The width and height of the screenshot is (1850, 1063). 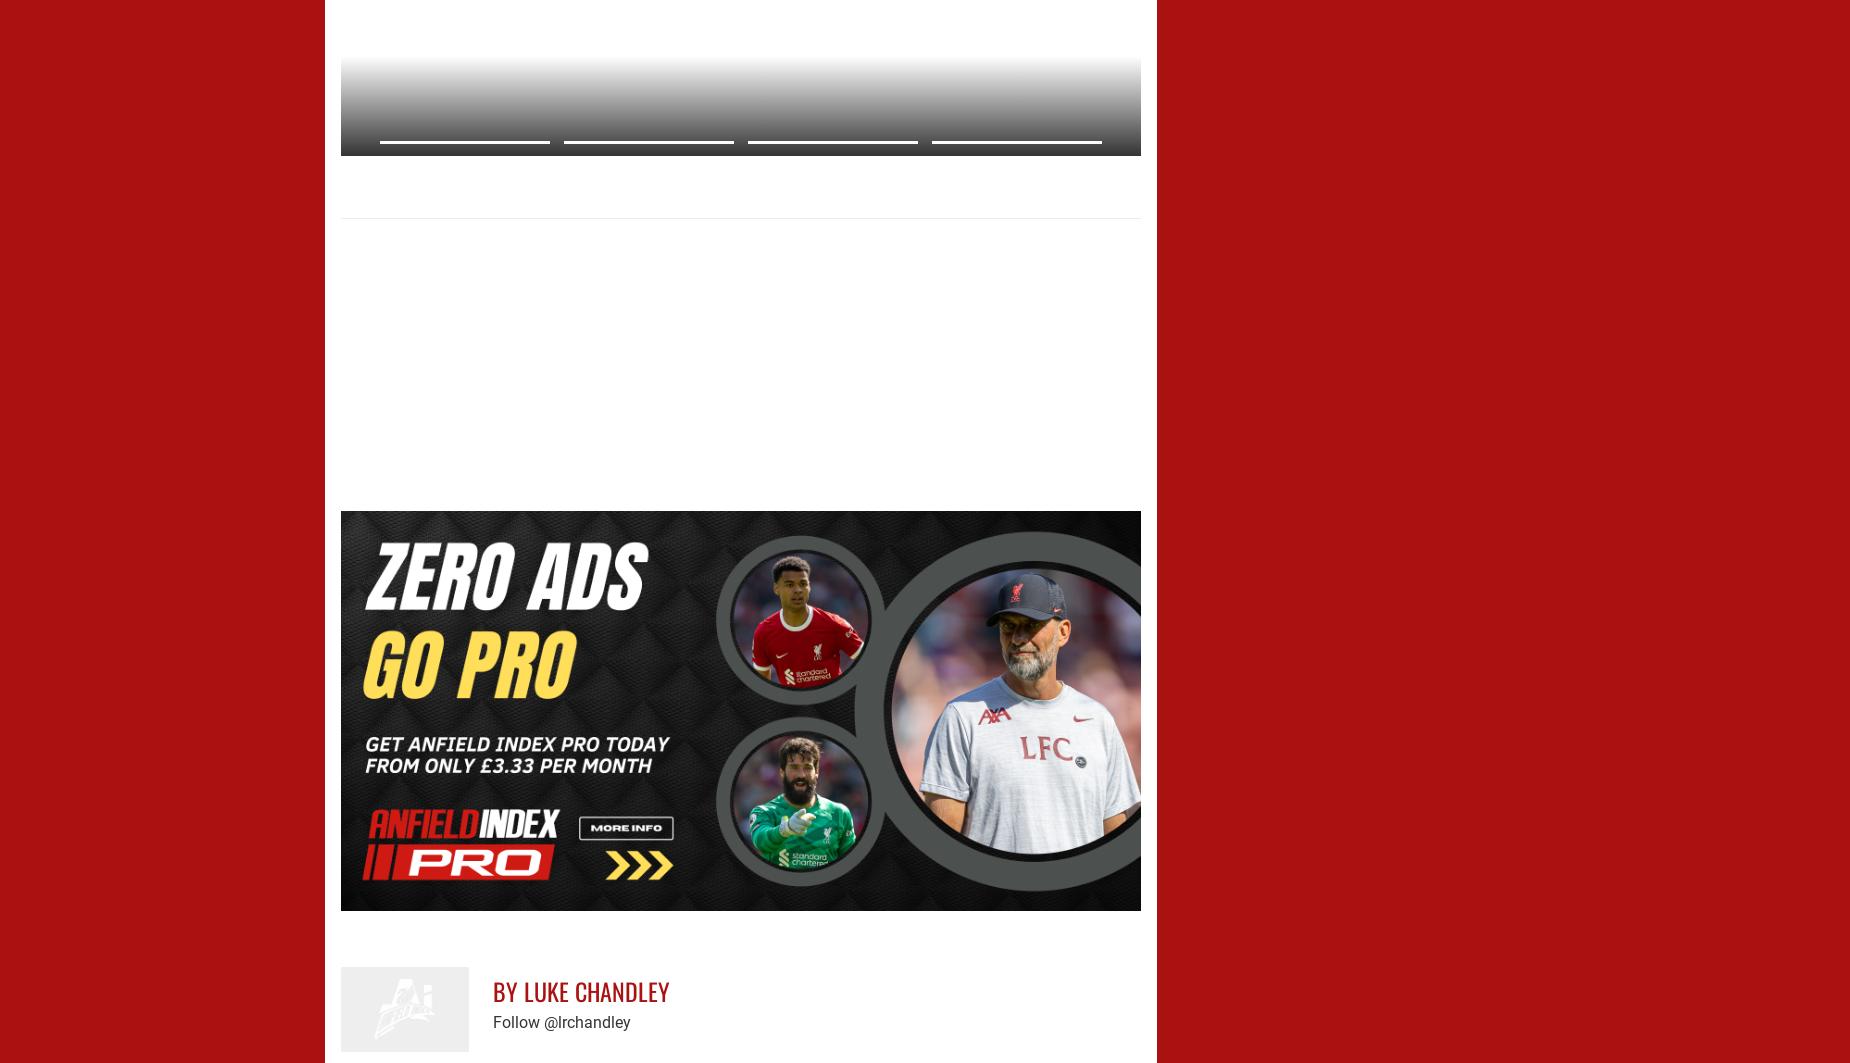 I want to click on 'Luke Chandley', so click(x=596, y=988).